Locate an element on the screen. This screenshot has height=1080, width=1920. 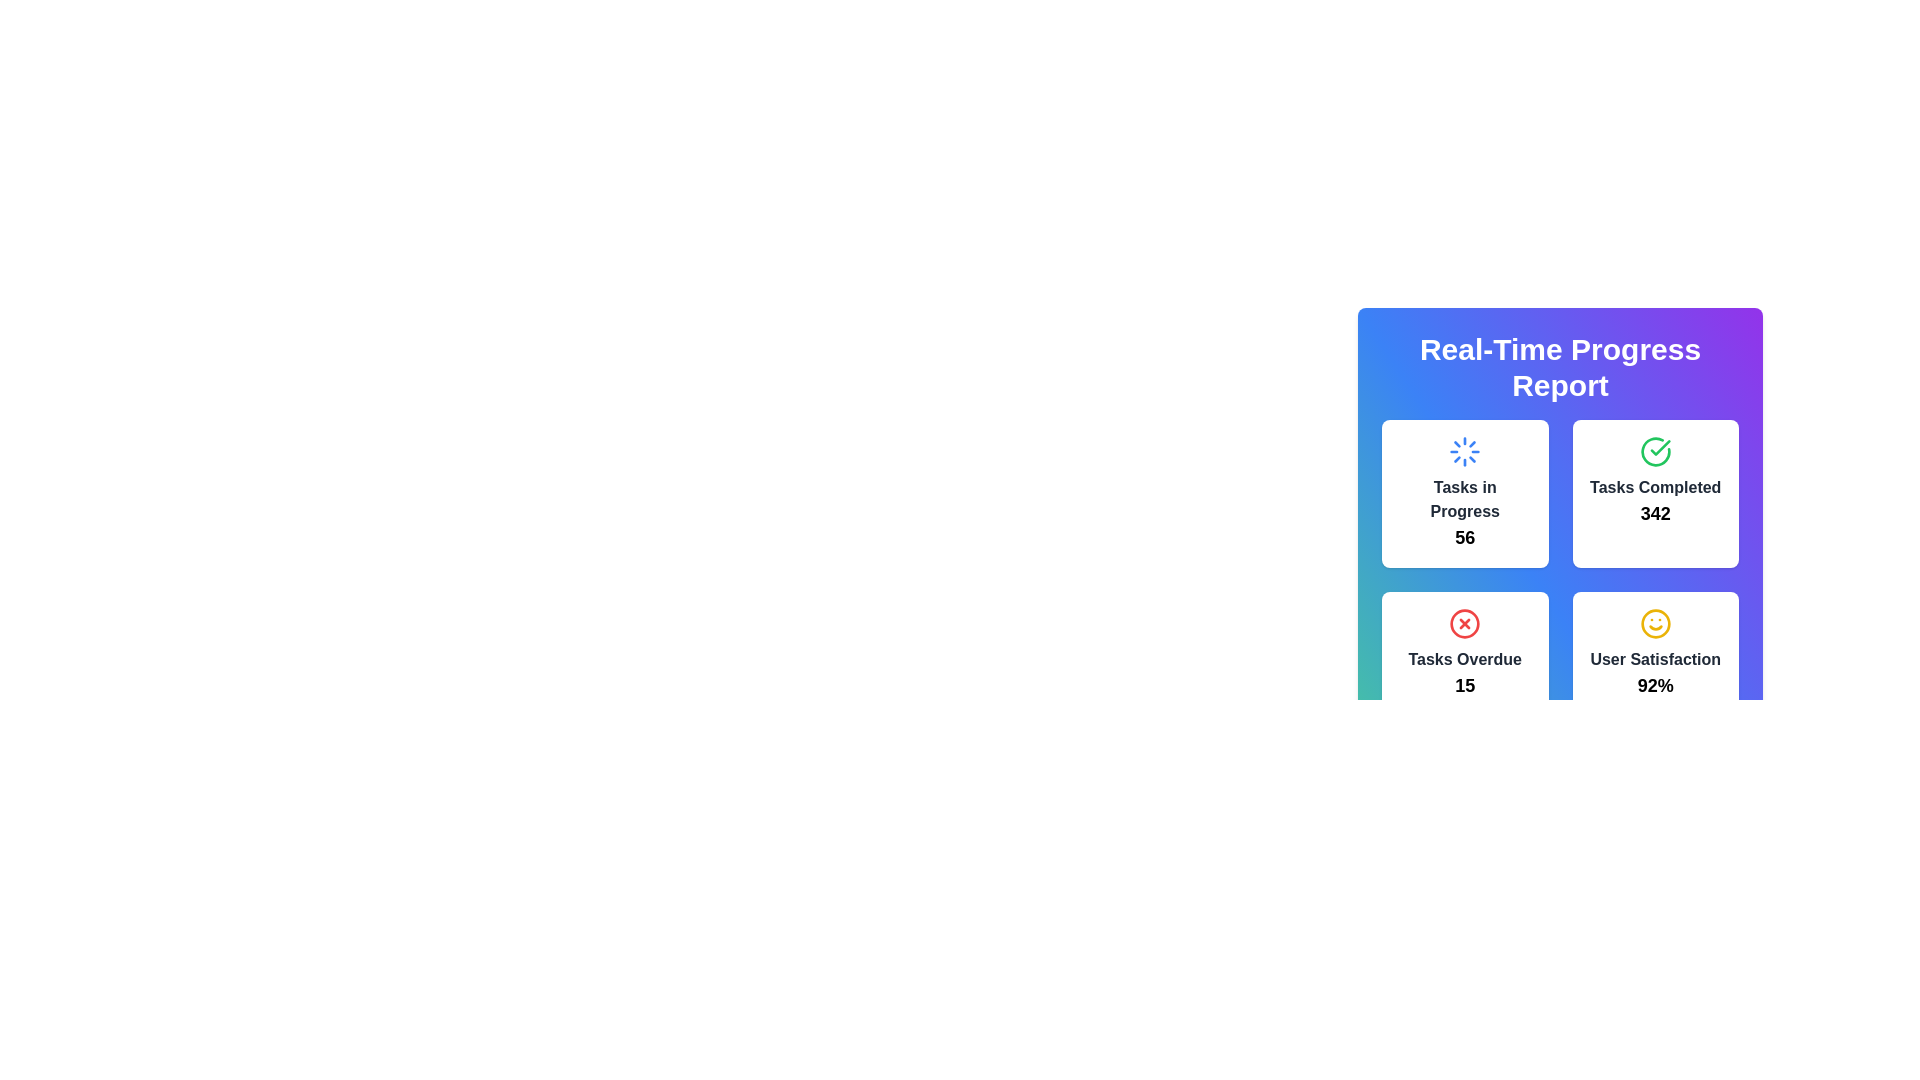
the decorative graphical element that represents the face of the 'User Satisfaction' icon, located in the bottom-right section of the 'User Satisfaction' tile is located at coordinates (1655, 623).